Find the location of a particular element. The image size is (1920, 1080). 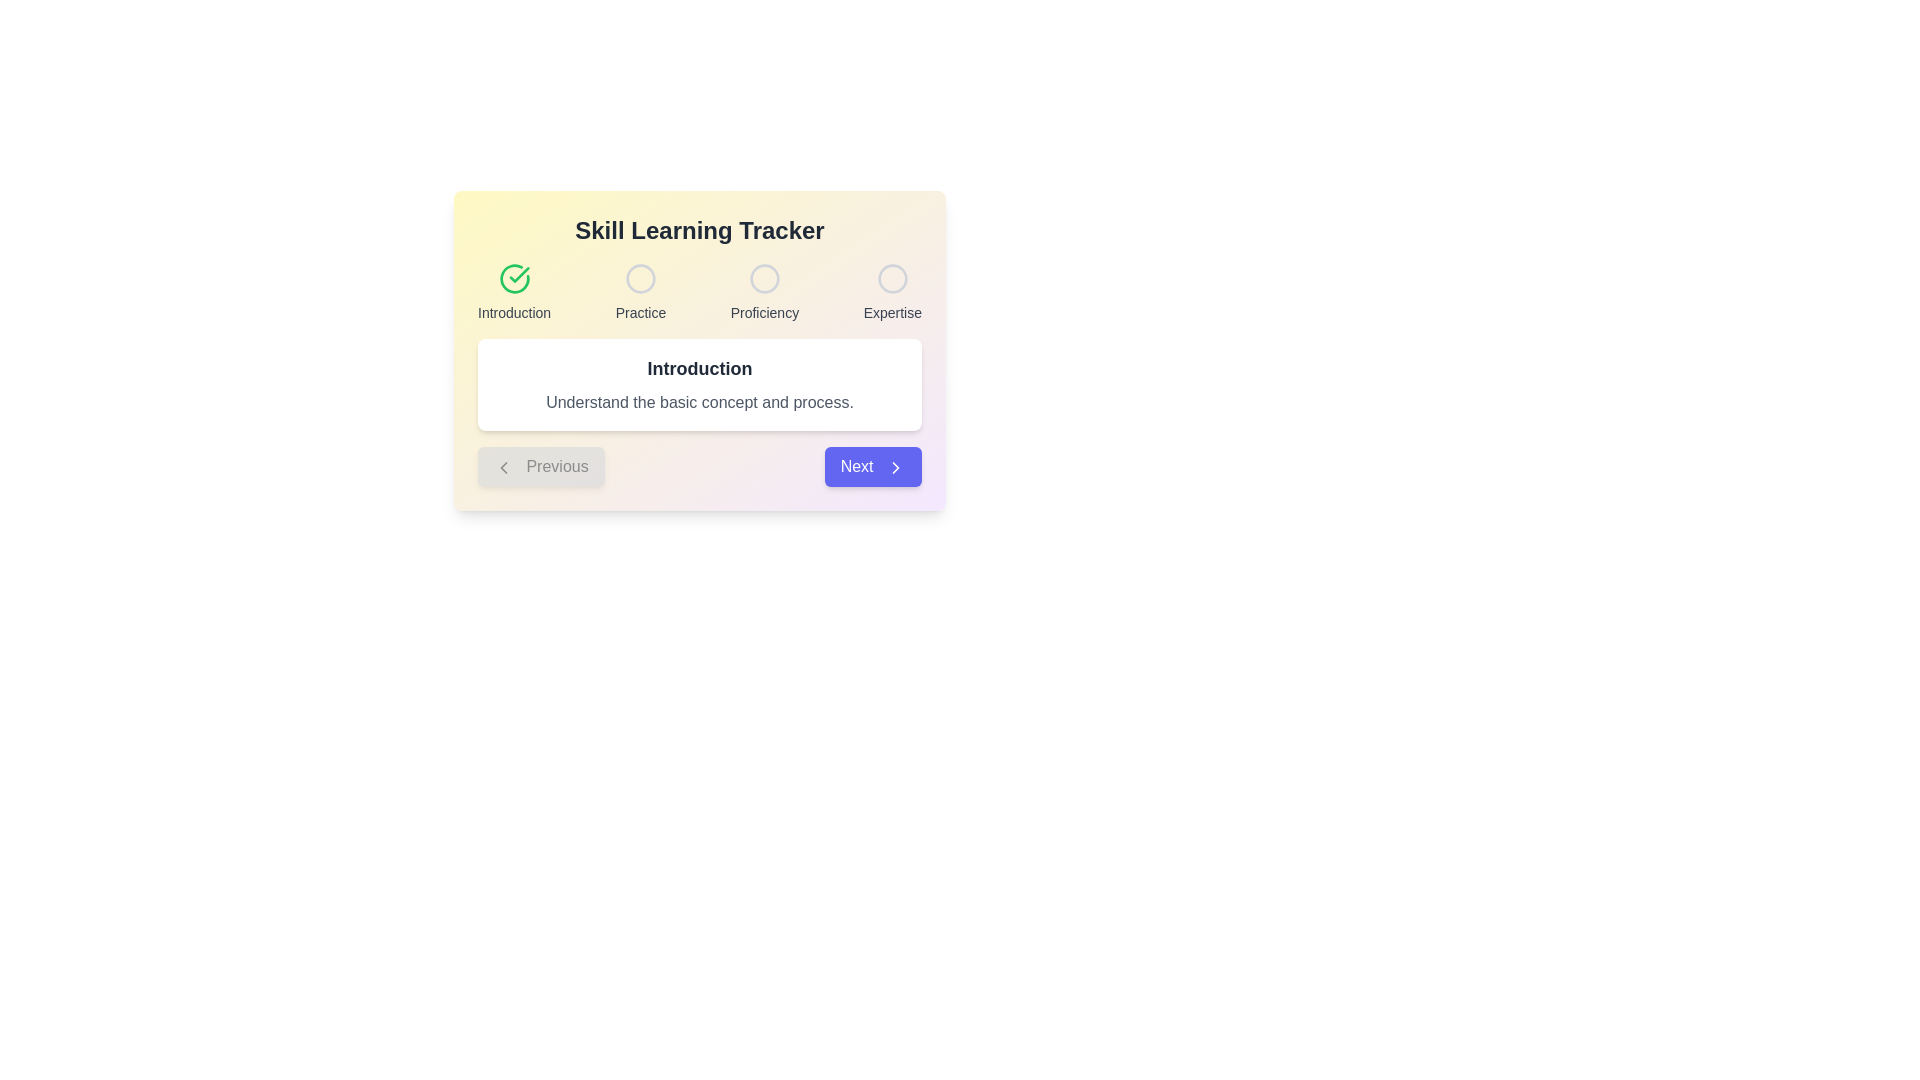

the 'Previous' button that contains the left-facing arrow icon, located in the bottom-left section of the card is located at coordinates (504, 466).